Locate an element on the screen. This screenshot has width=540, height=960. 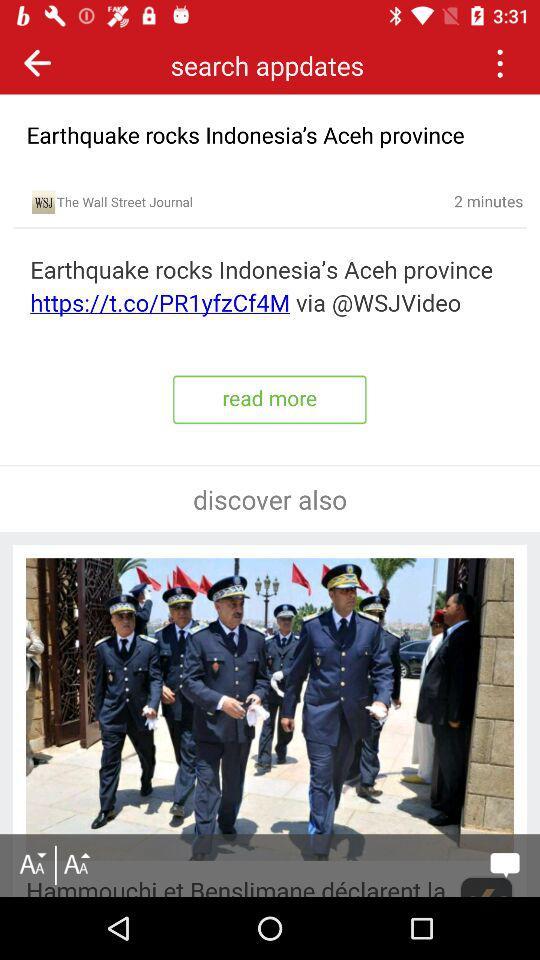
go back is located at coordinates (37, 62).